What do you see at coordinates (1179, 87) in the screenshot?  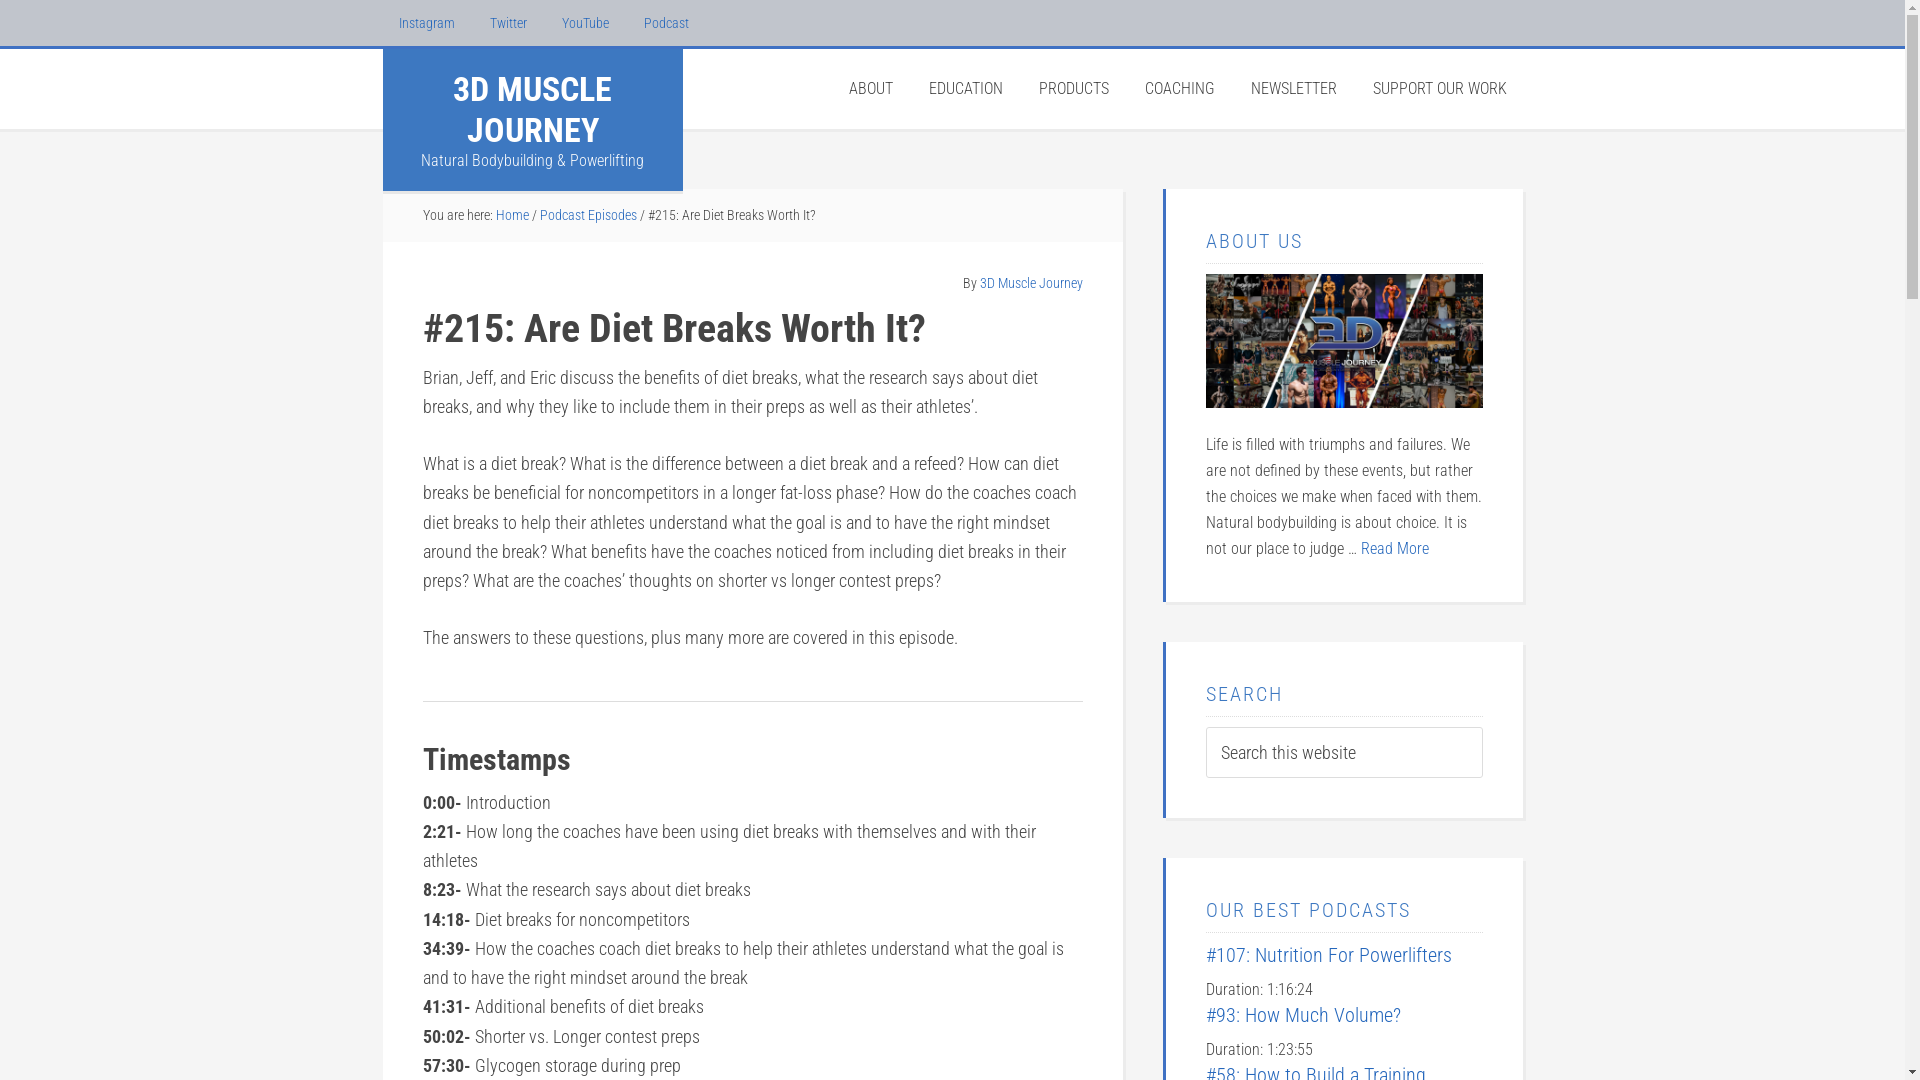 I see `'COACHING'` at bounding box center [1179, 87].